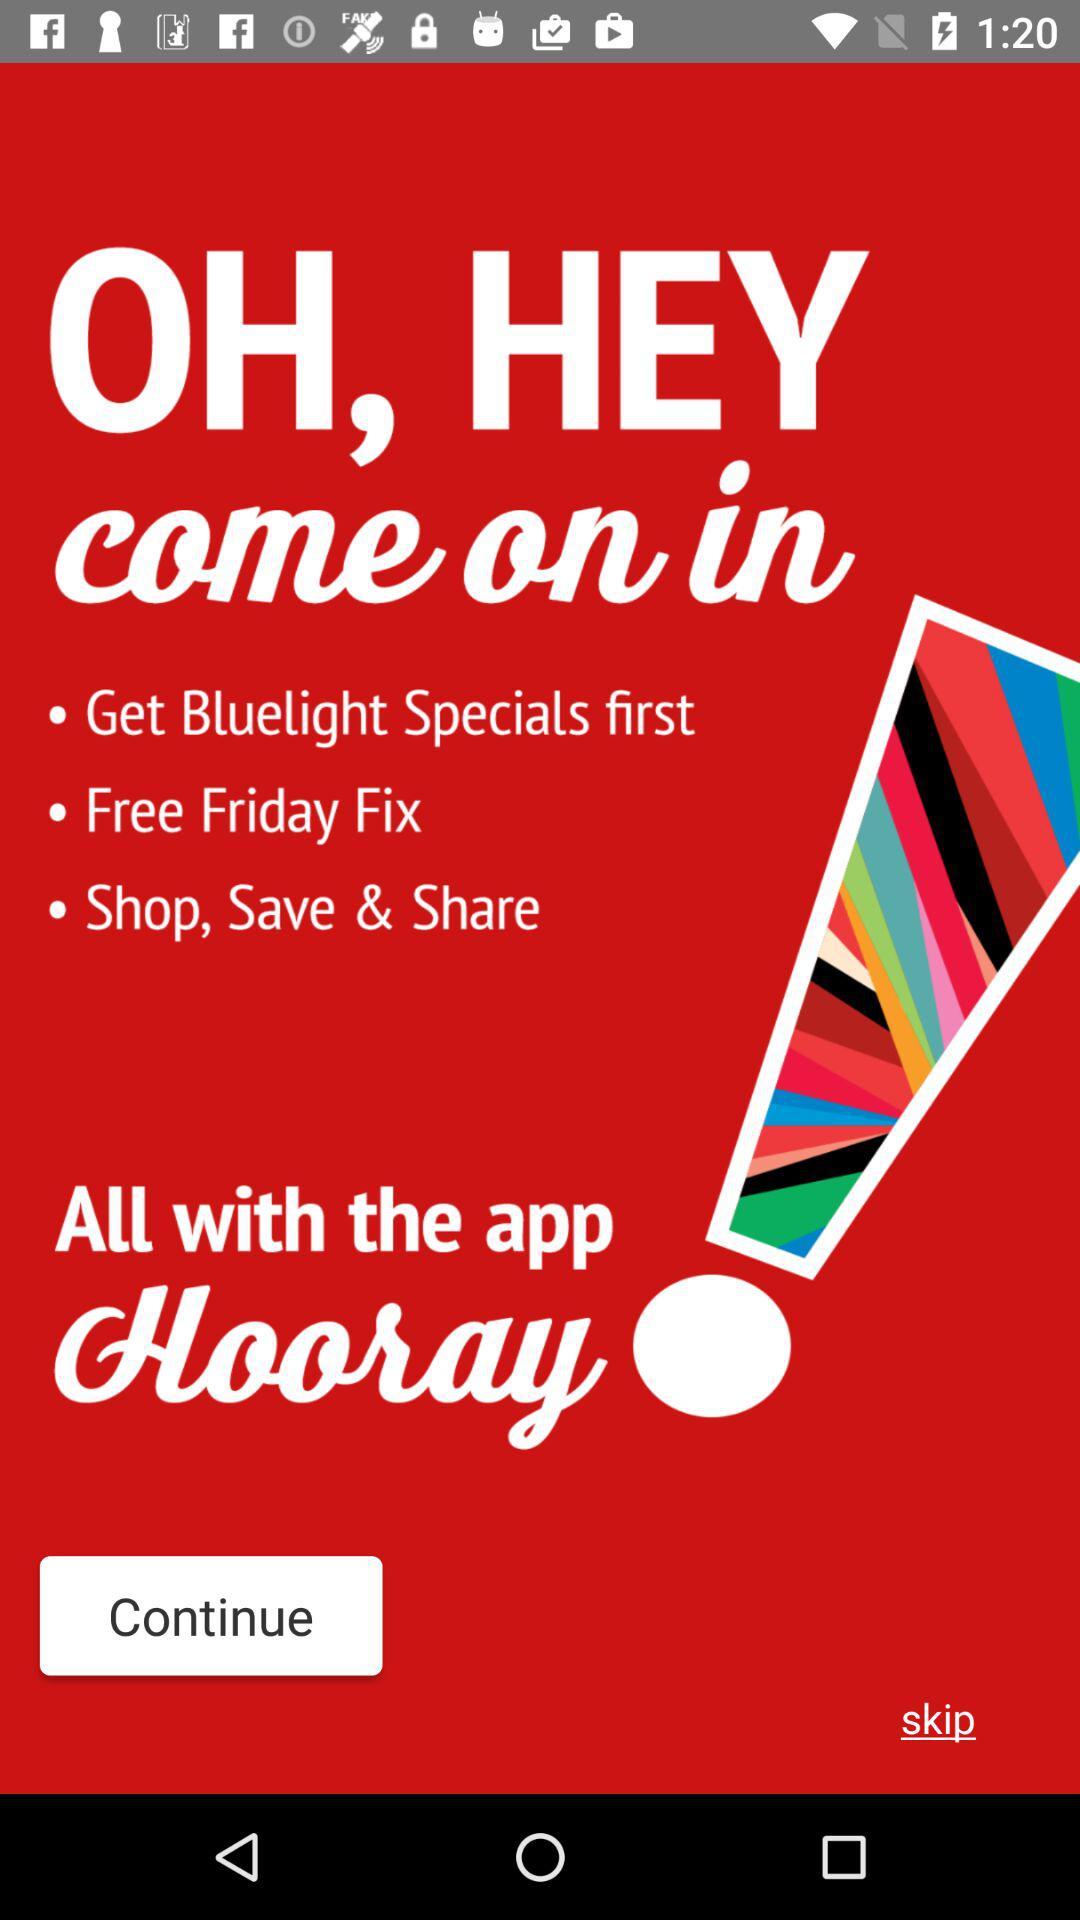  What do you see at coordinates (938, 1716) in the screenshot?
I see `item at the bottom right corner` at bounding box center [938, 1716].